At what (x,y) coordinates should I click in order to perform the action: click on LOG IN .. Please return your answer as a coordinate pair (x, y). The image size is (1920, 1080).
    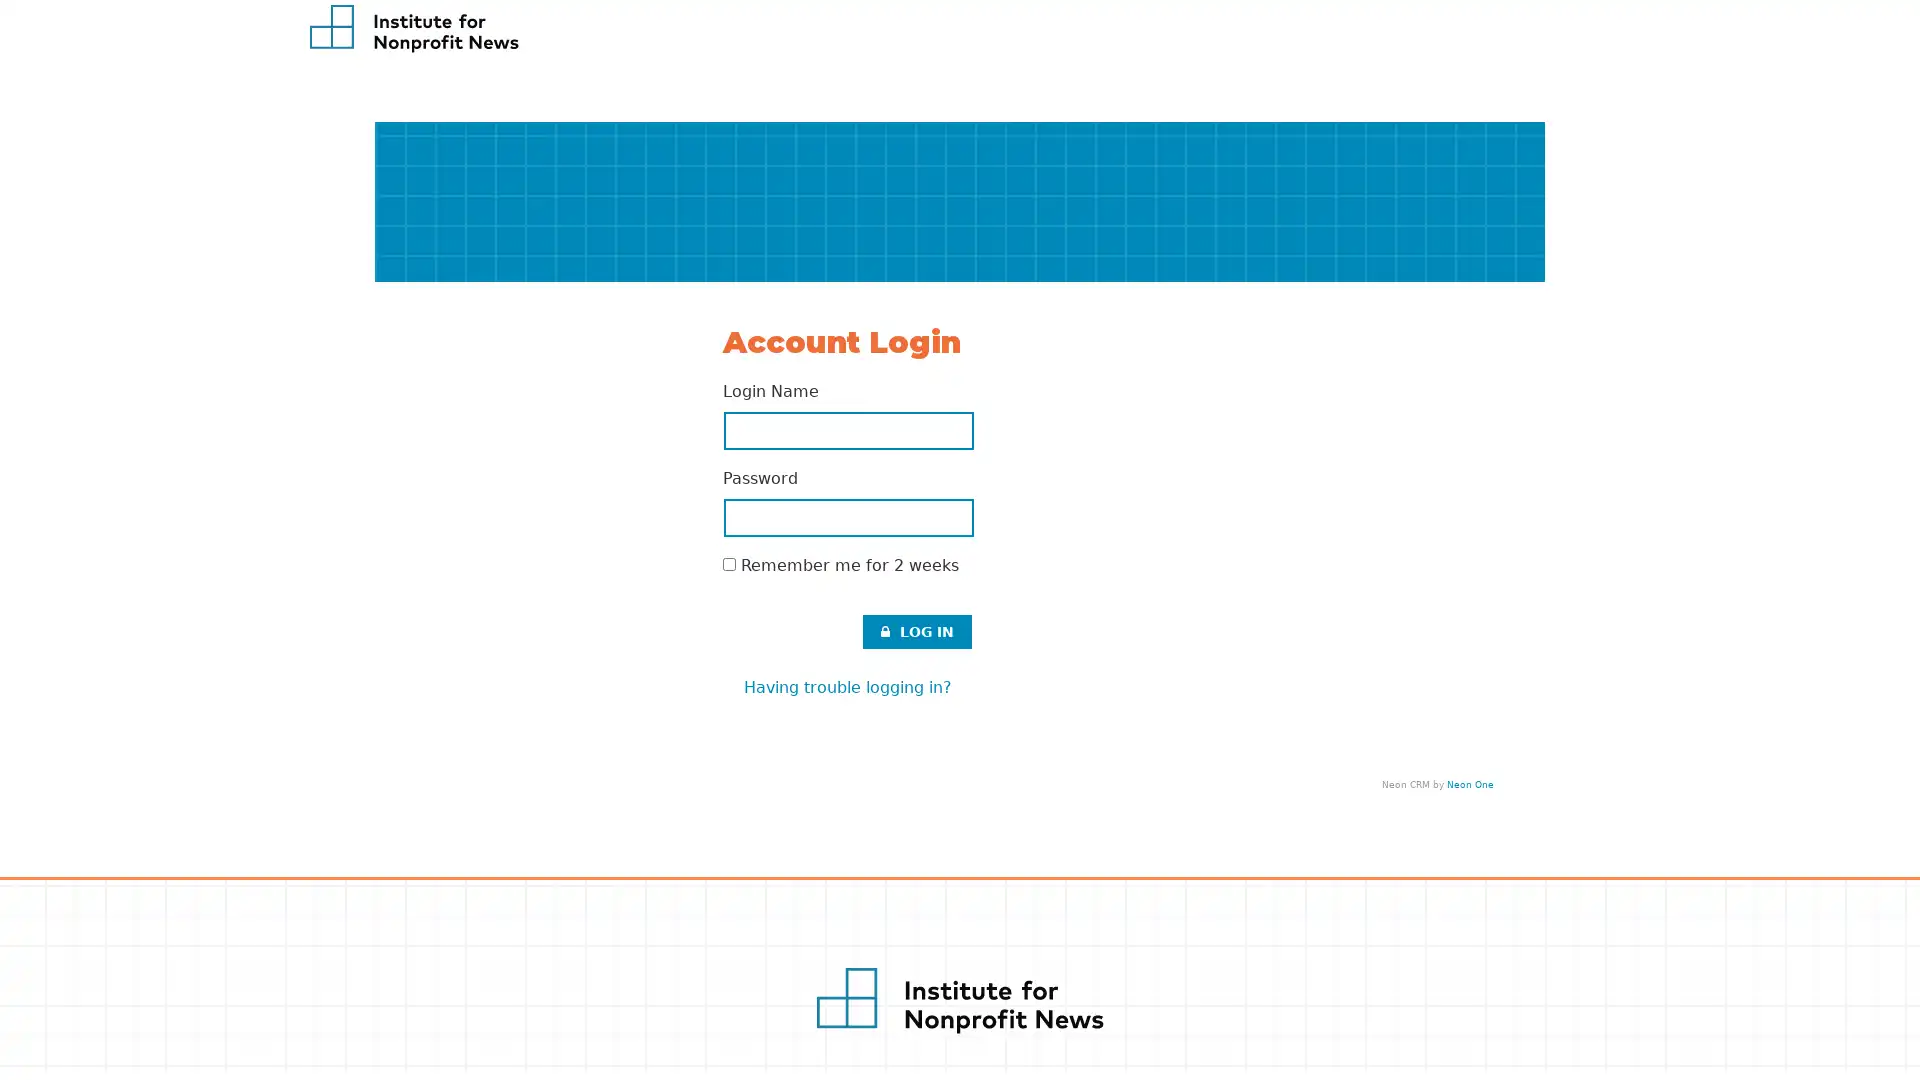
    Looking at the image, I should click on (915, 650).